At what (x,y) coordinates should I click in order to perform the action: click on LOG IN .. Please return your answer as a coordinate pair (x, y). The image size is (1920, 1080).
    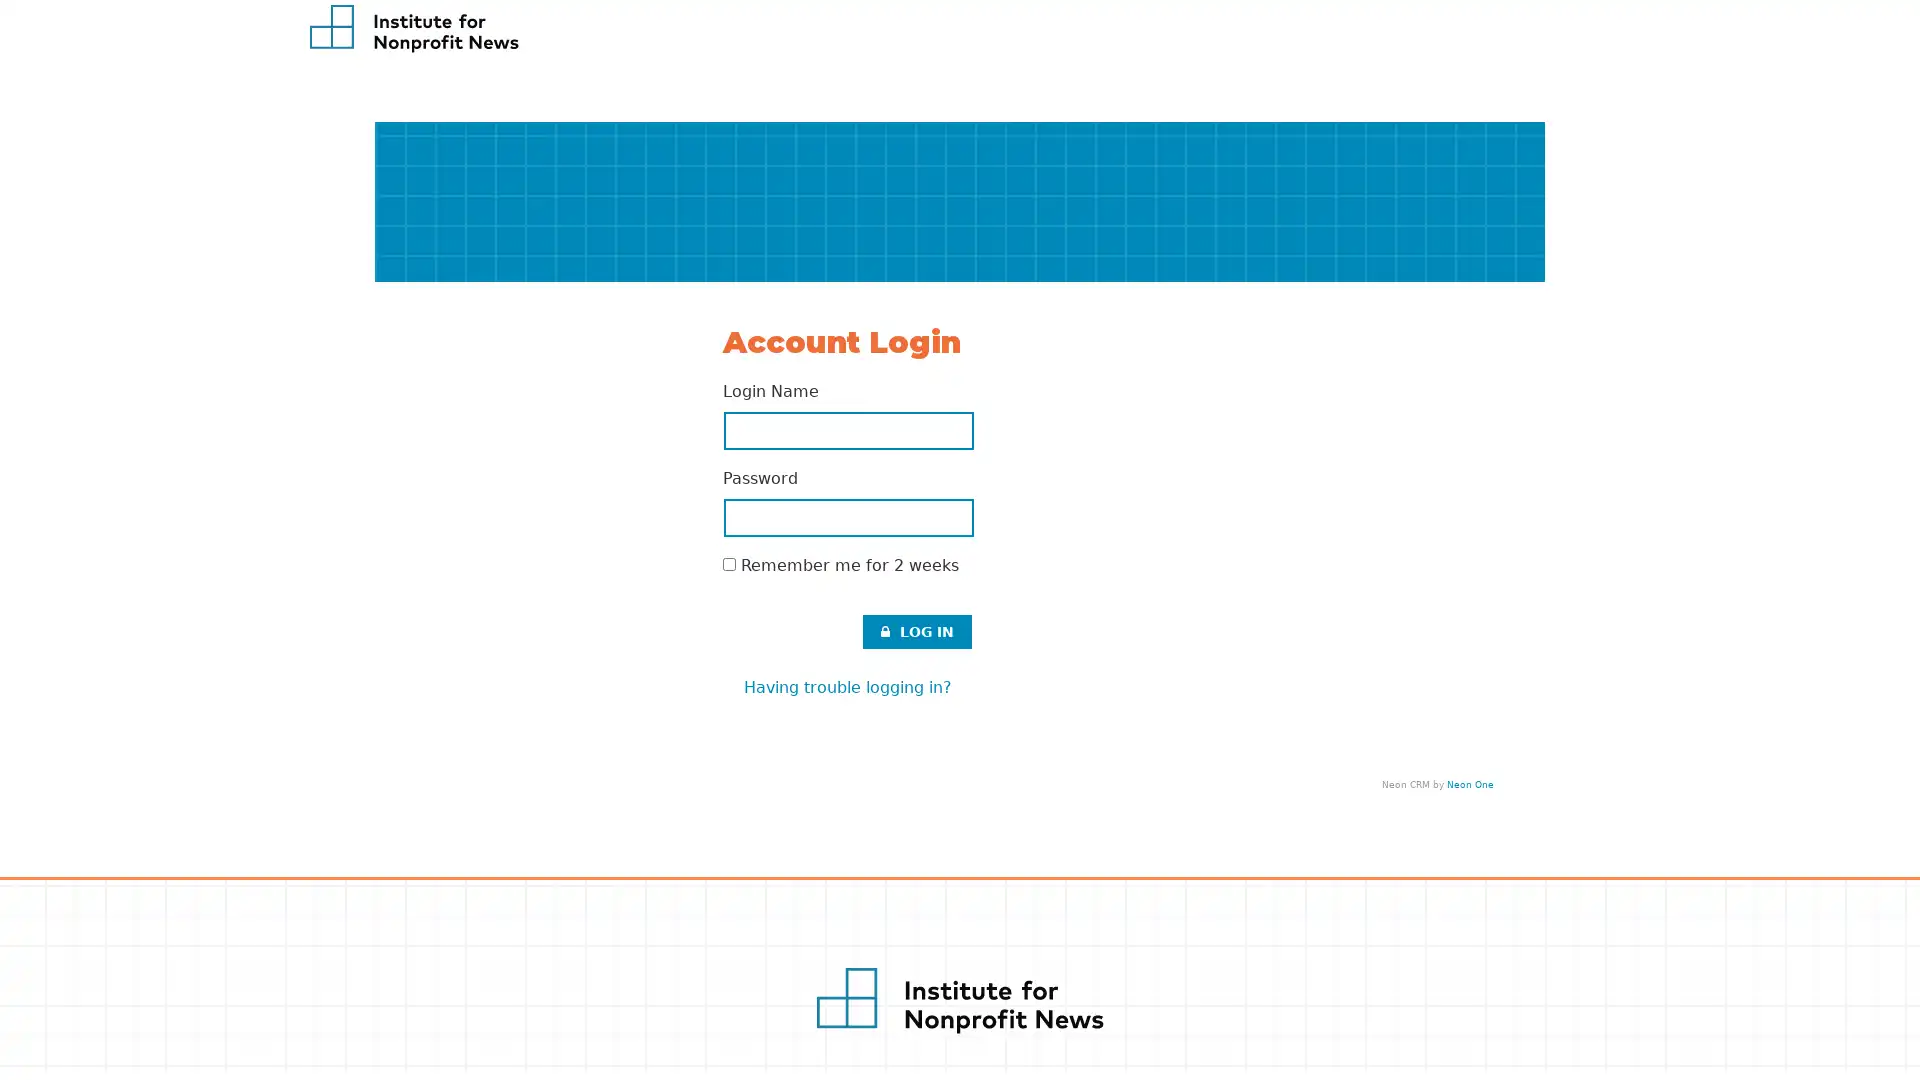
    Looking at the image, I should click on (915, 650).